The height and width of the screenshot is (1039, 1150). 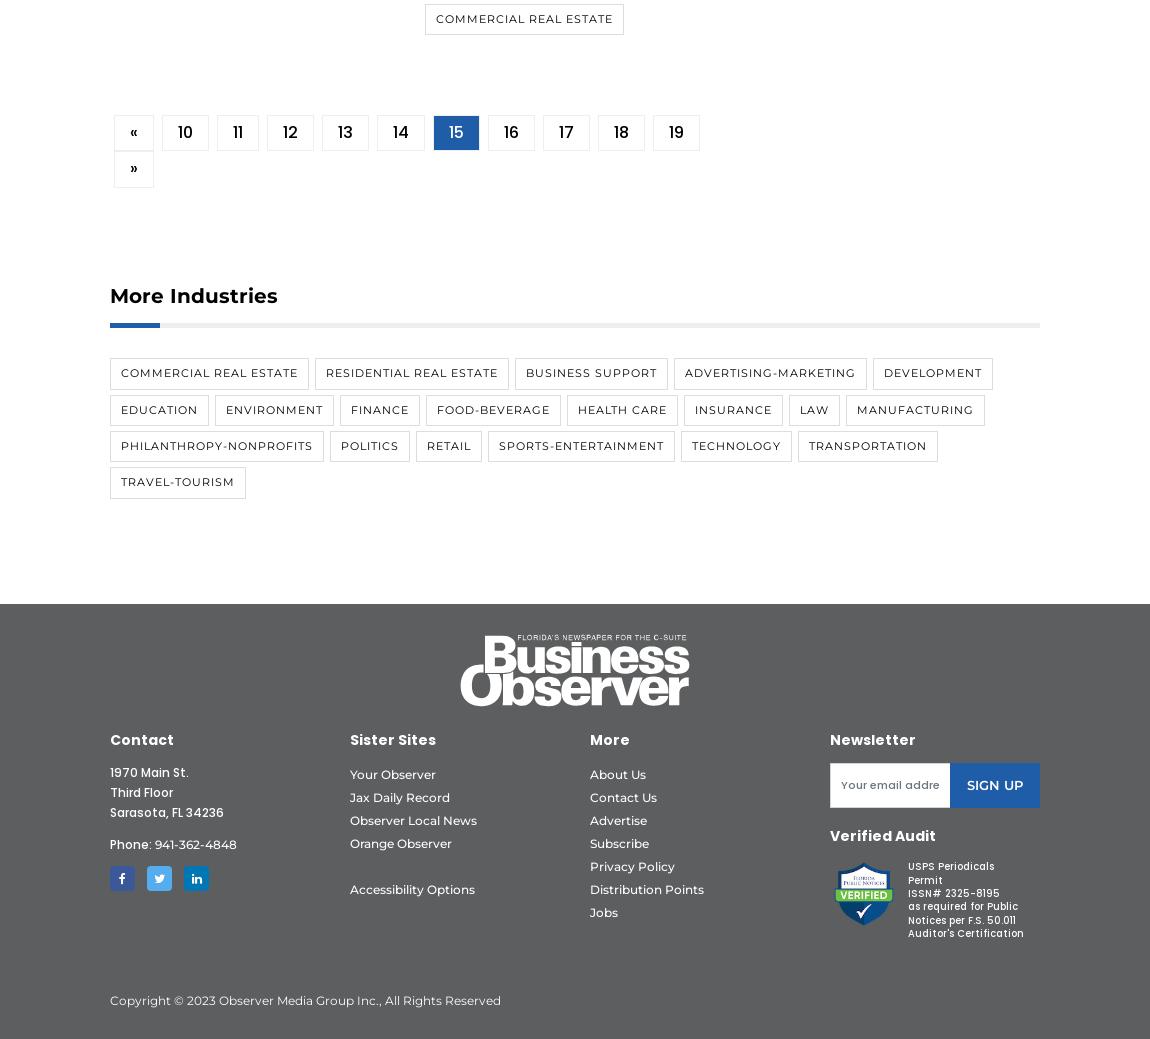 I want to click on 'Technology', so click(x=735, y=444).